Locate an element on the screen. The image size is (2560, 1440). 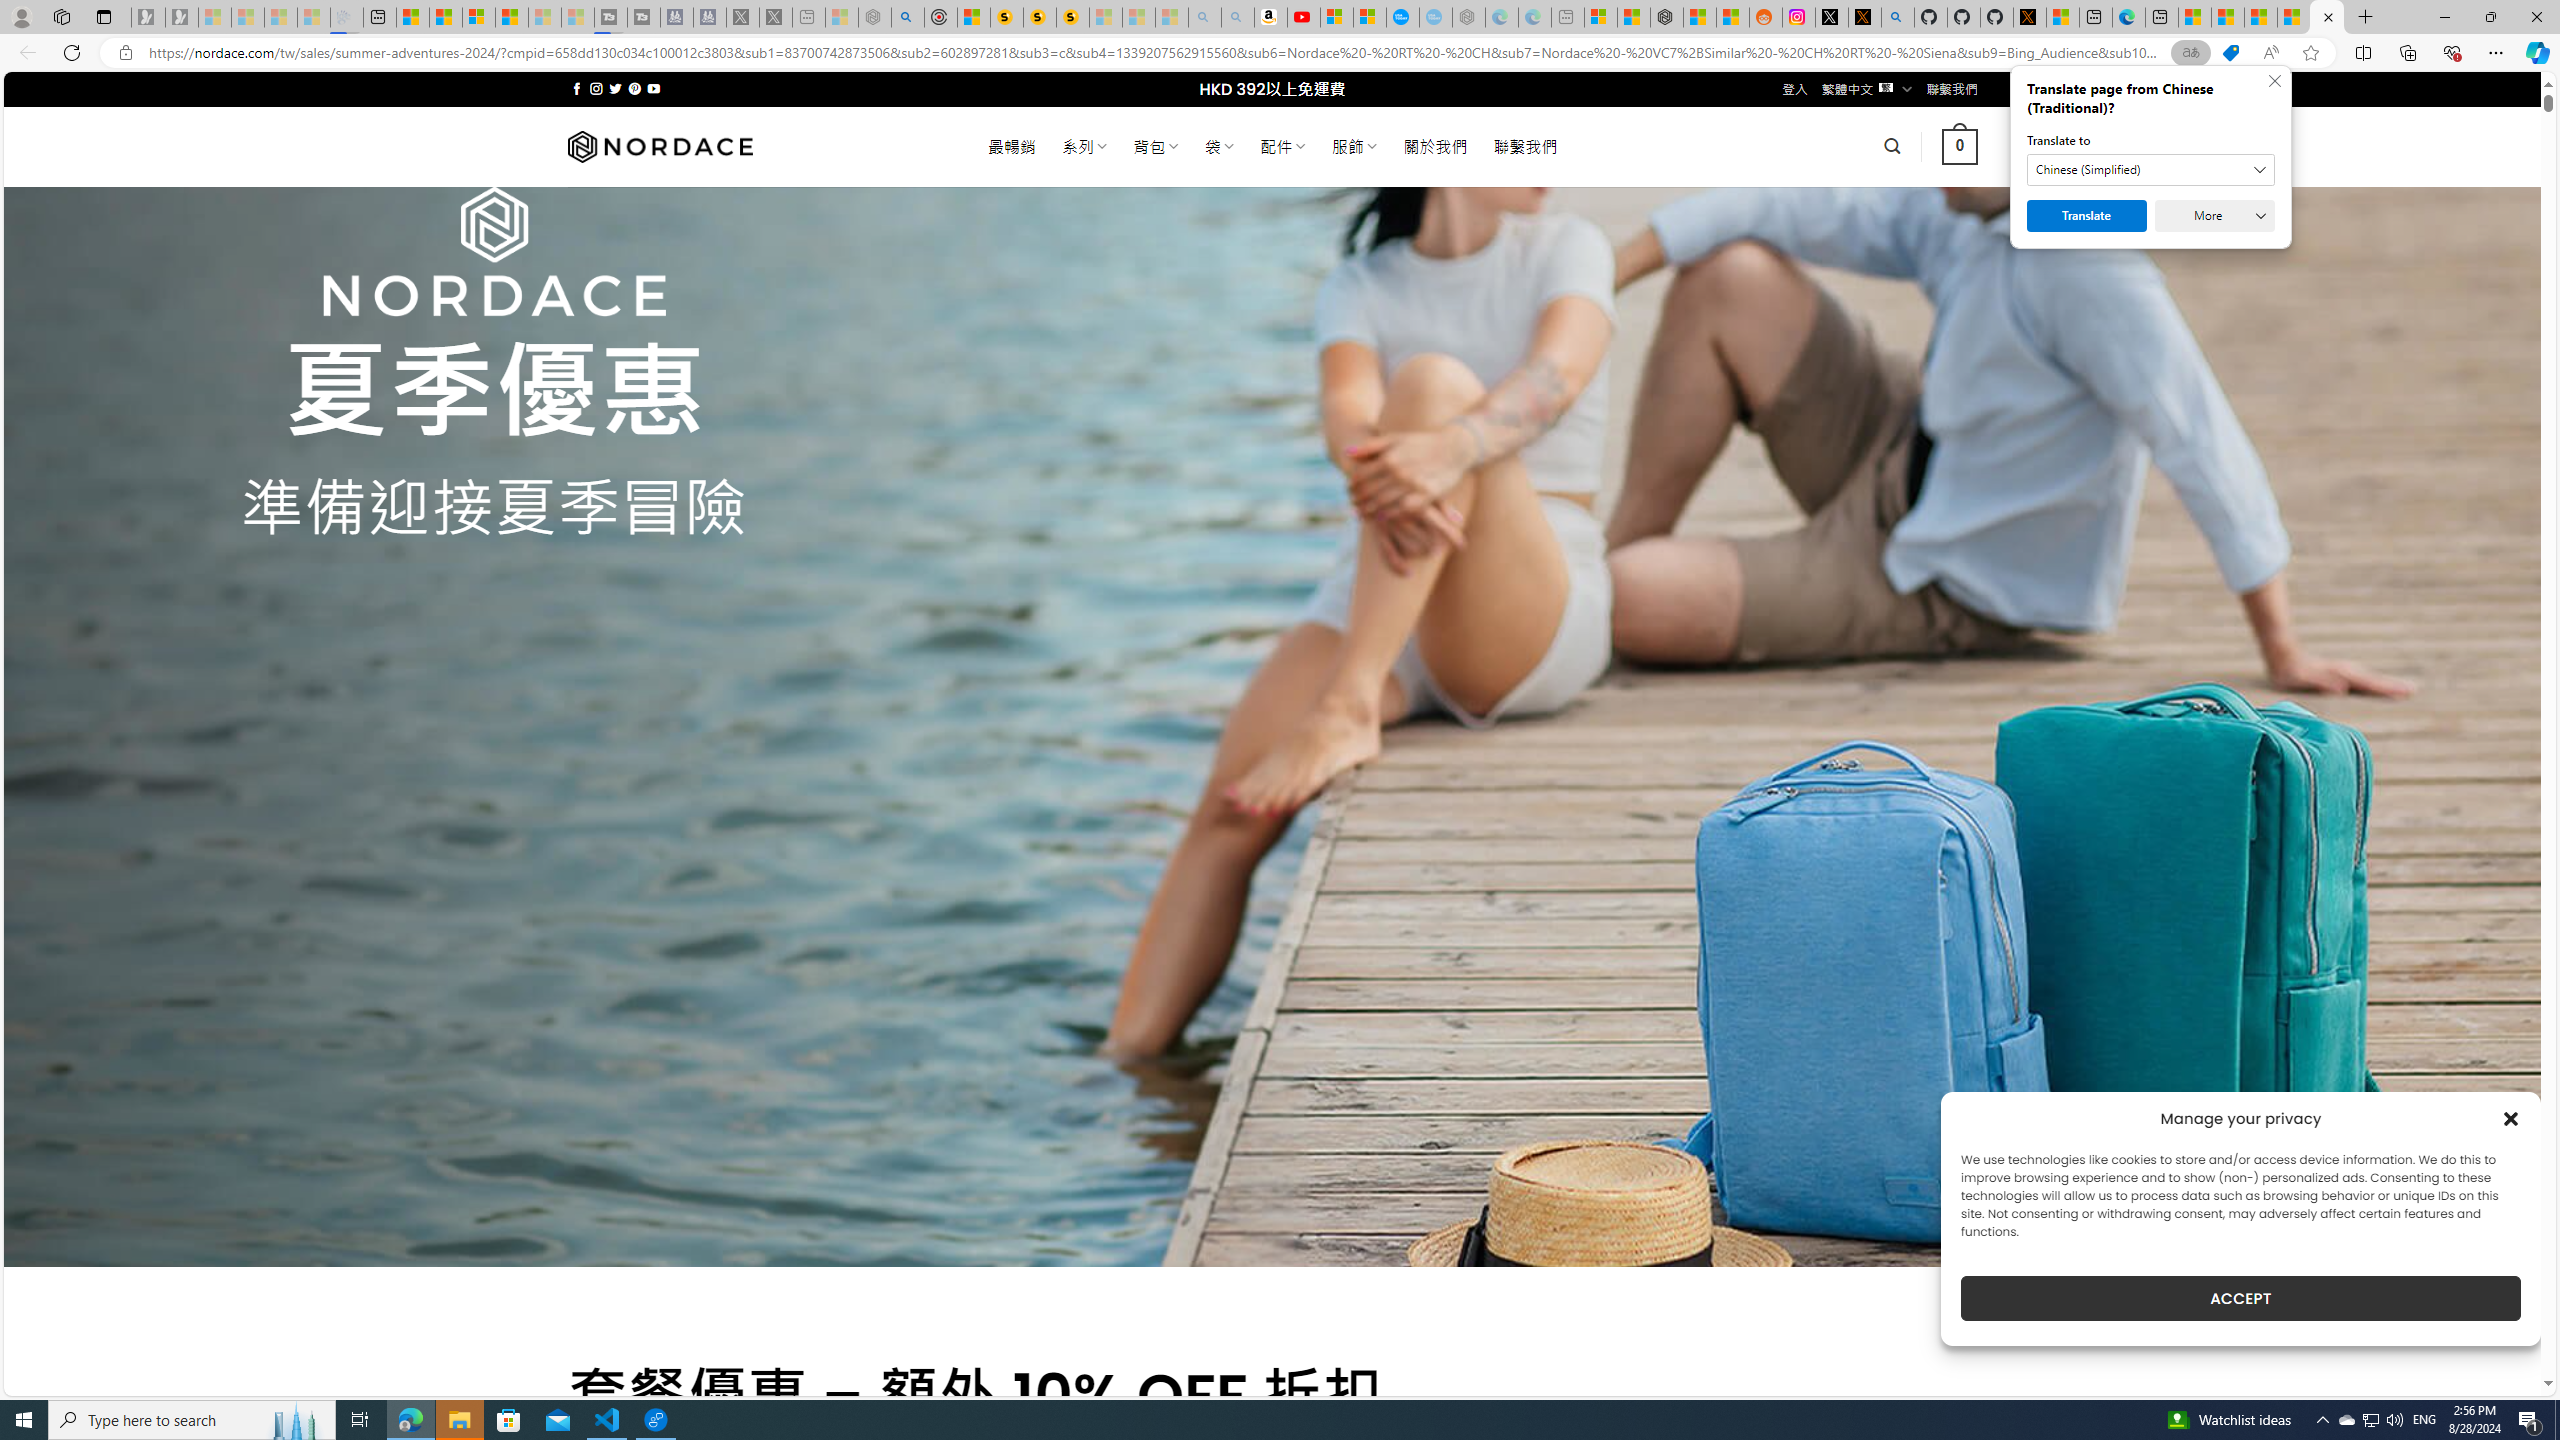
'Class: cmplz-close' is located at coordinates (2511, 1118).